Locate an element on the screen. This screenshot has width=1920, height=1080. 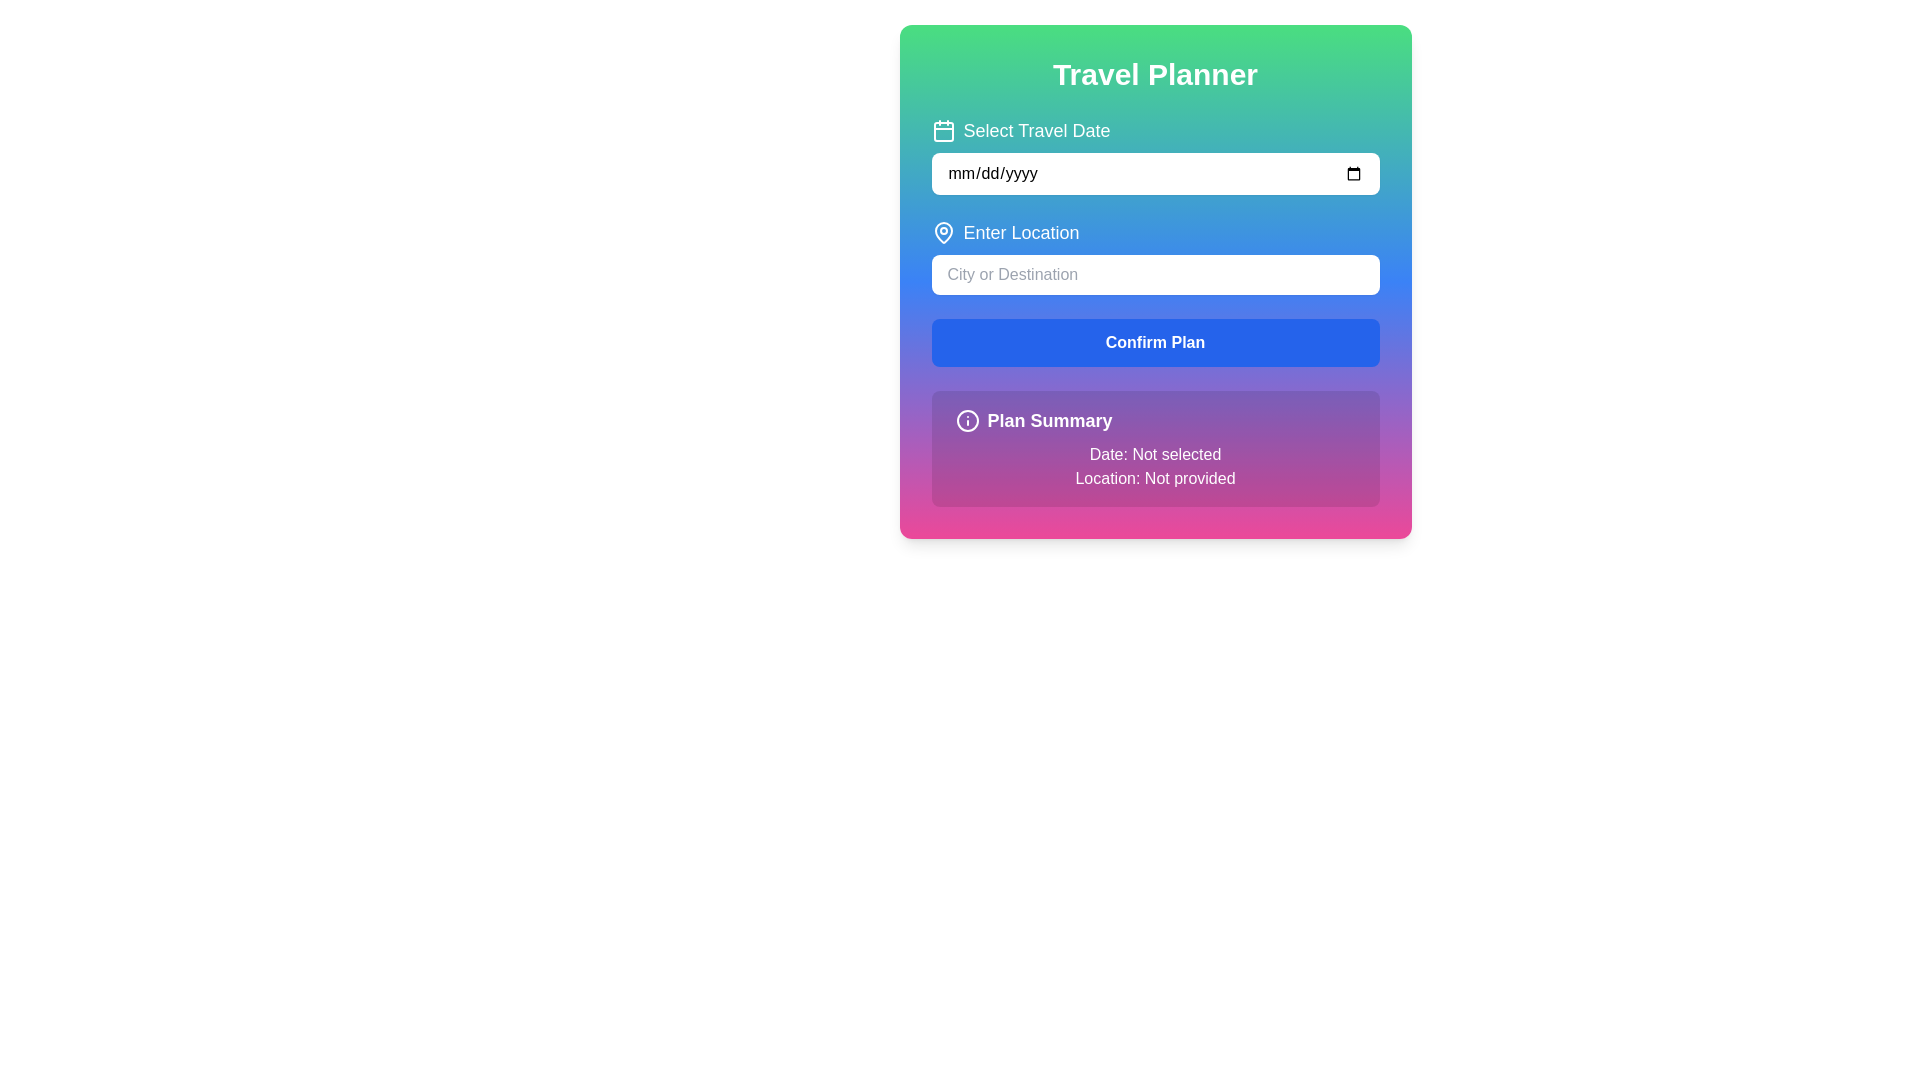
the informational icon indicating the 'Plan Summary' section, positioned to the left of the 'Plan Summary' text is located at coordinates (967, 419).